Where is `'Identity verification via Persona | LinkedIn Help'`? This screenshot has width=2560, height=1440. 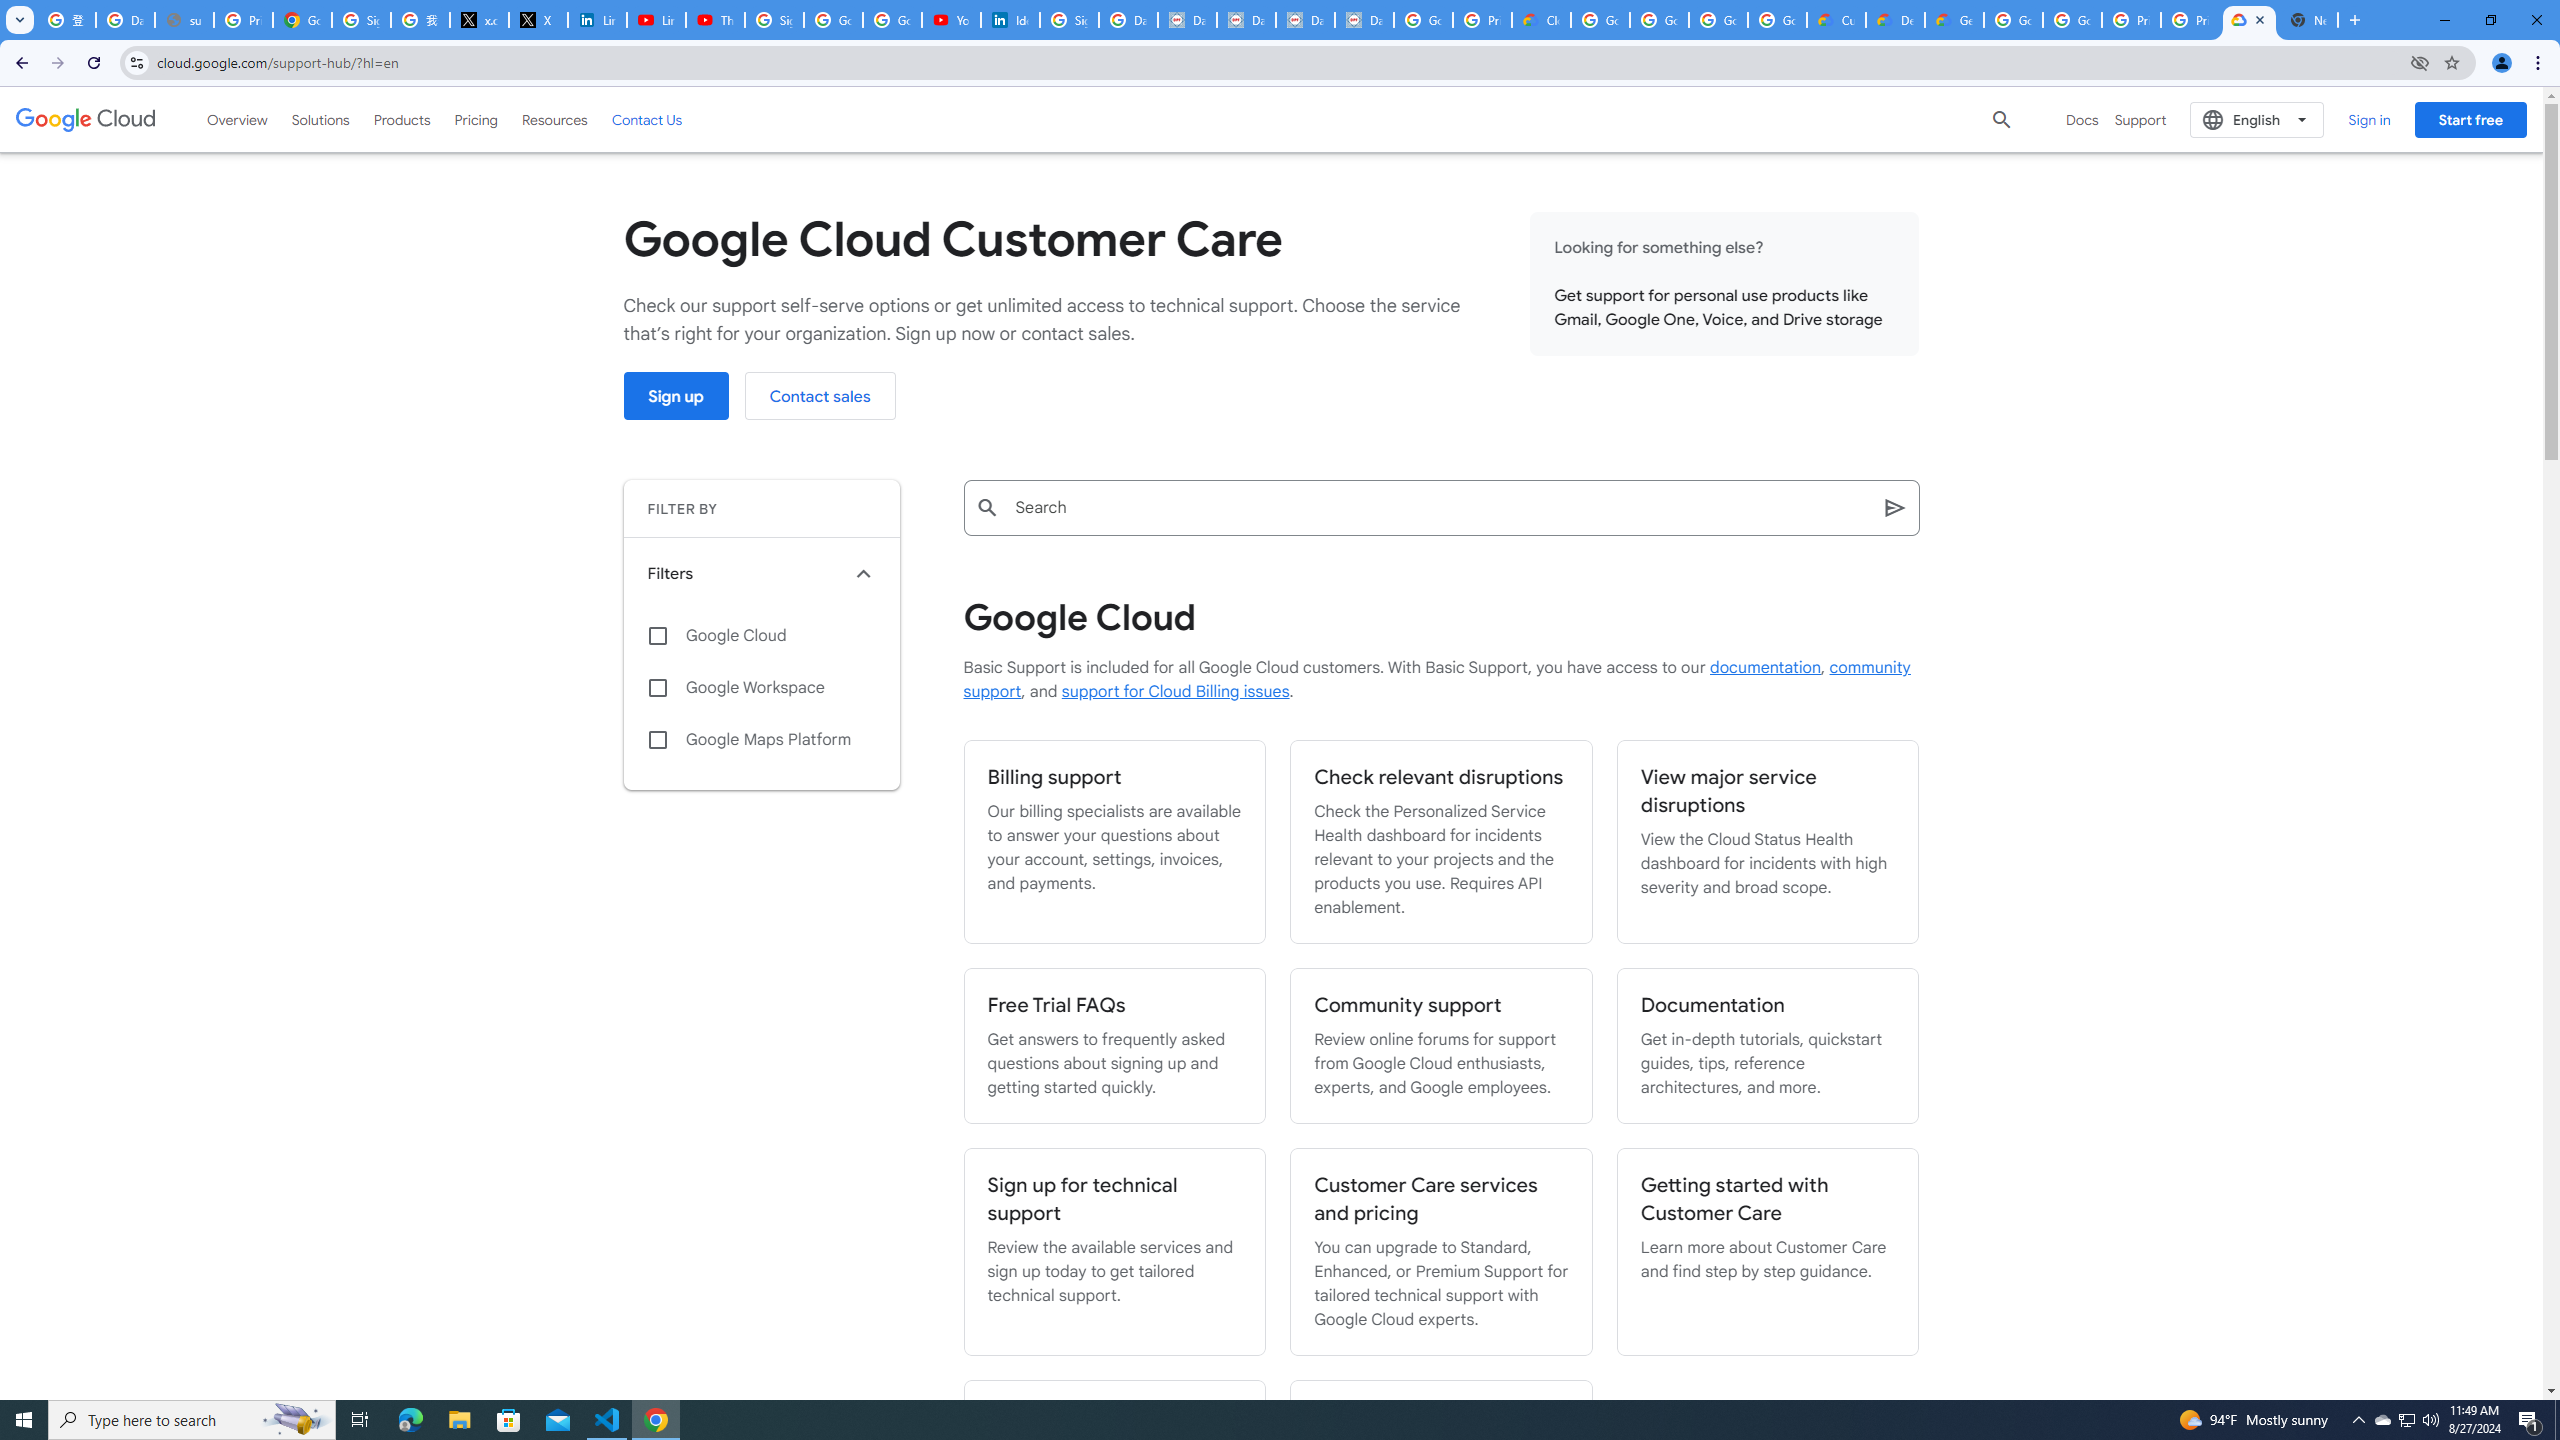 'Identity verification via Persona | LinkedIn Help' is located at coordinates (1010, 19).